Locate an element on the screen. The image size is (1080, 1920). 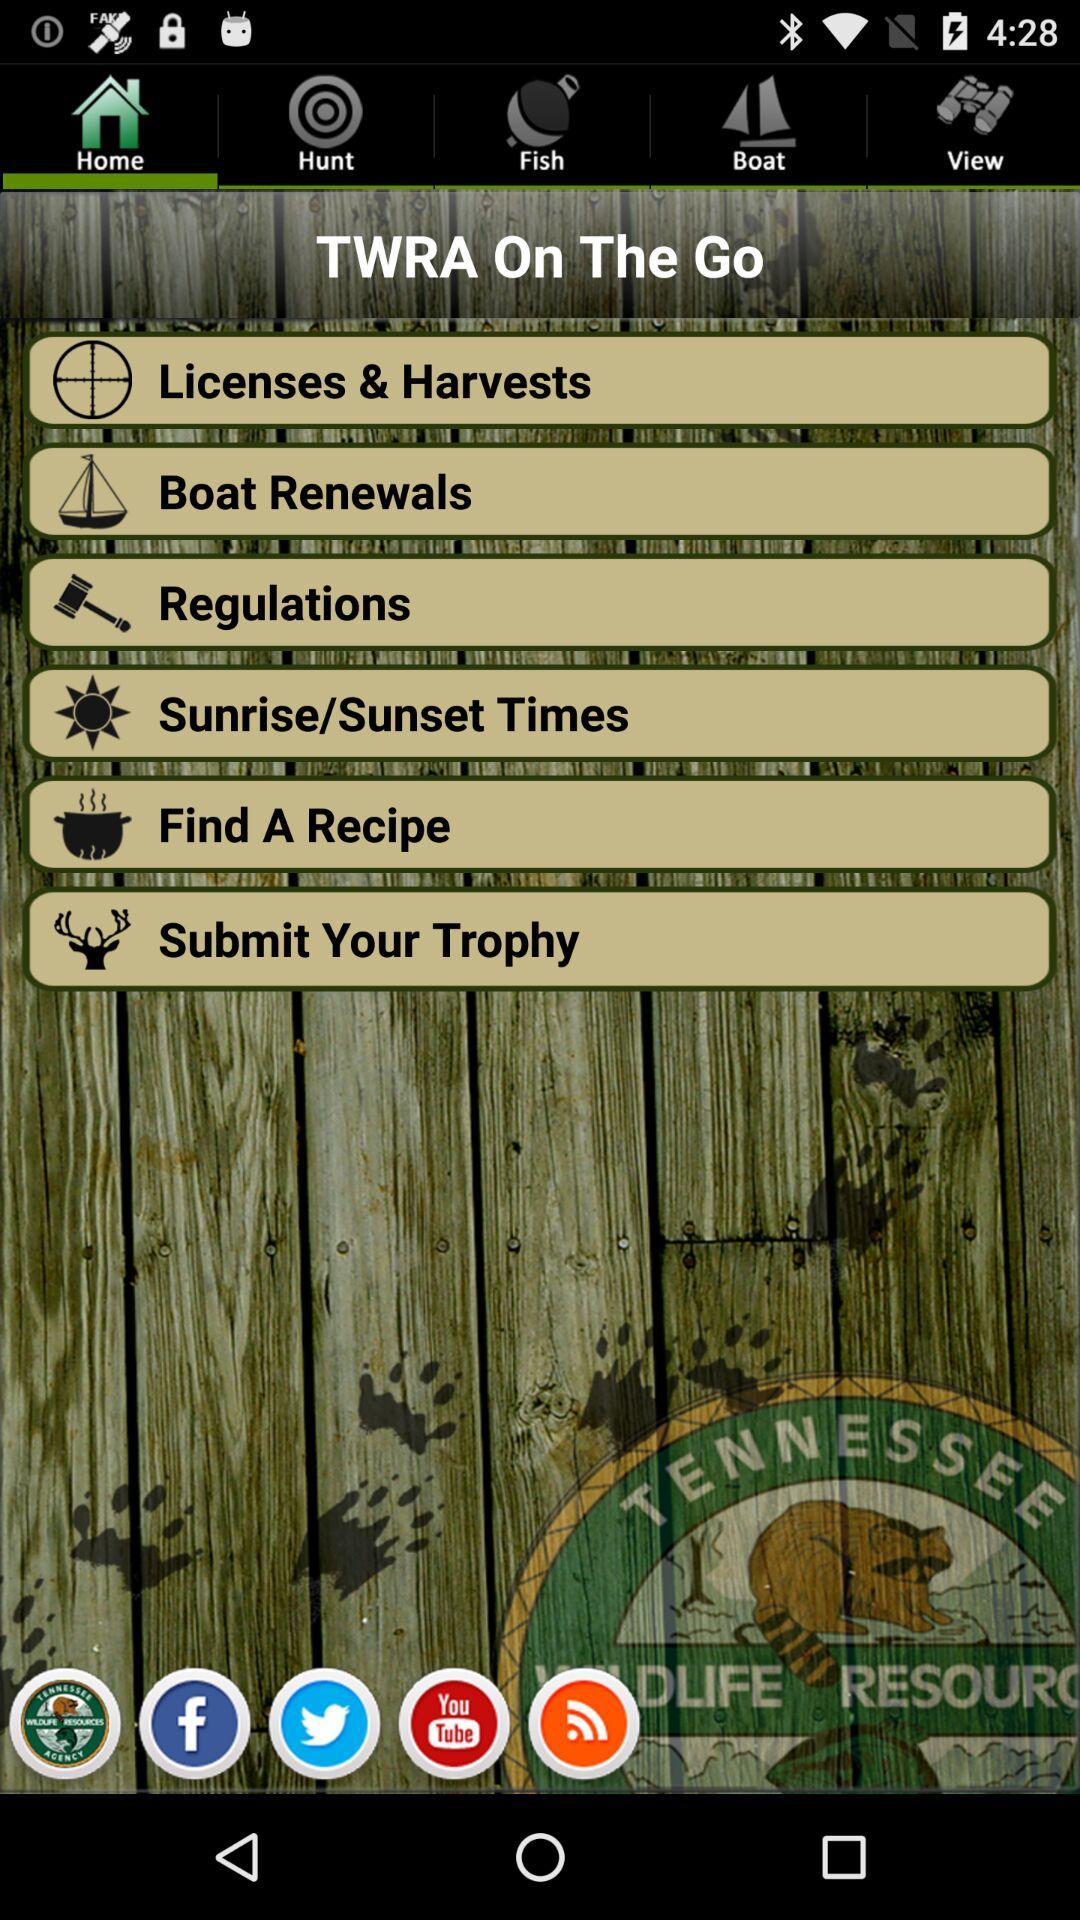
item below the submit your trophy is located at coordinates (194, 1728).